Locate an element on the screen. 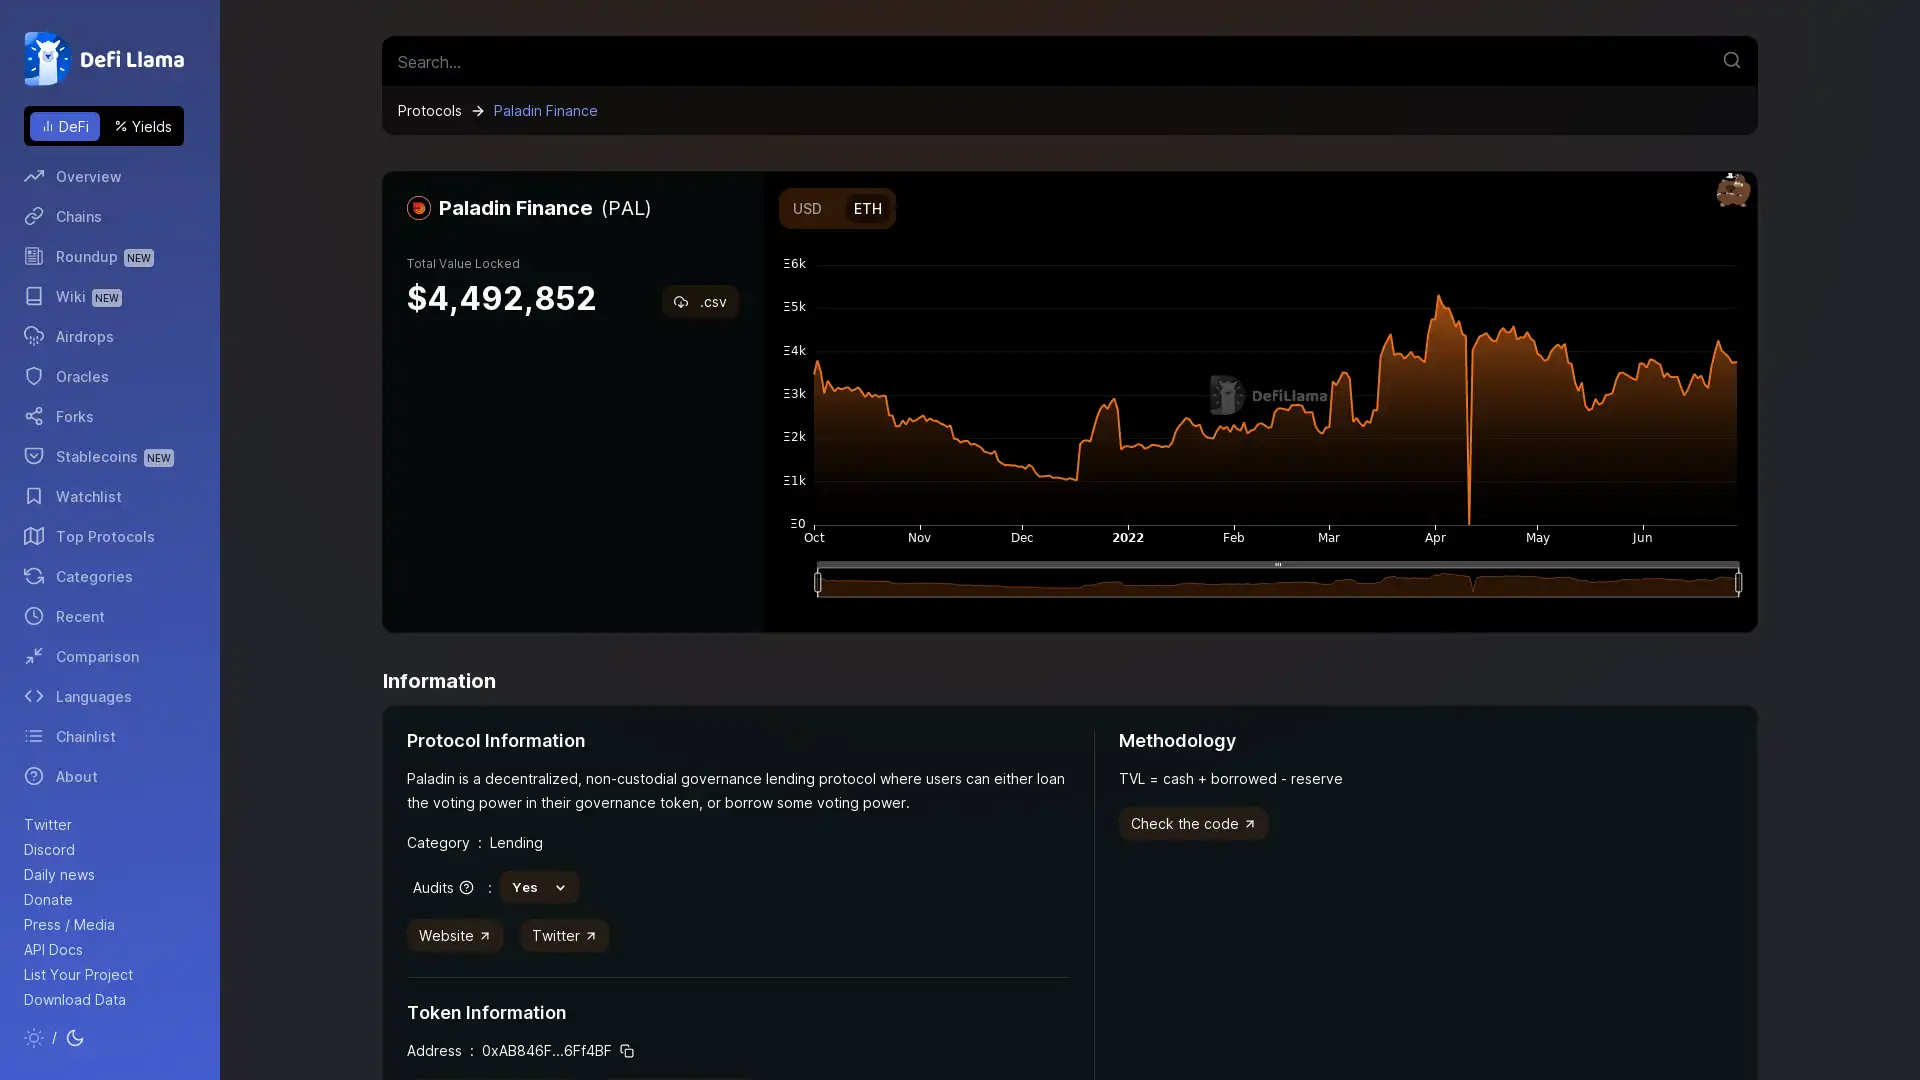 The image size is (1920, 1080). Enable Goblin Mode bobo cheers is located at coordinates (1732, 191).